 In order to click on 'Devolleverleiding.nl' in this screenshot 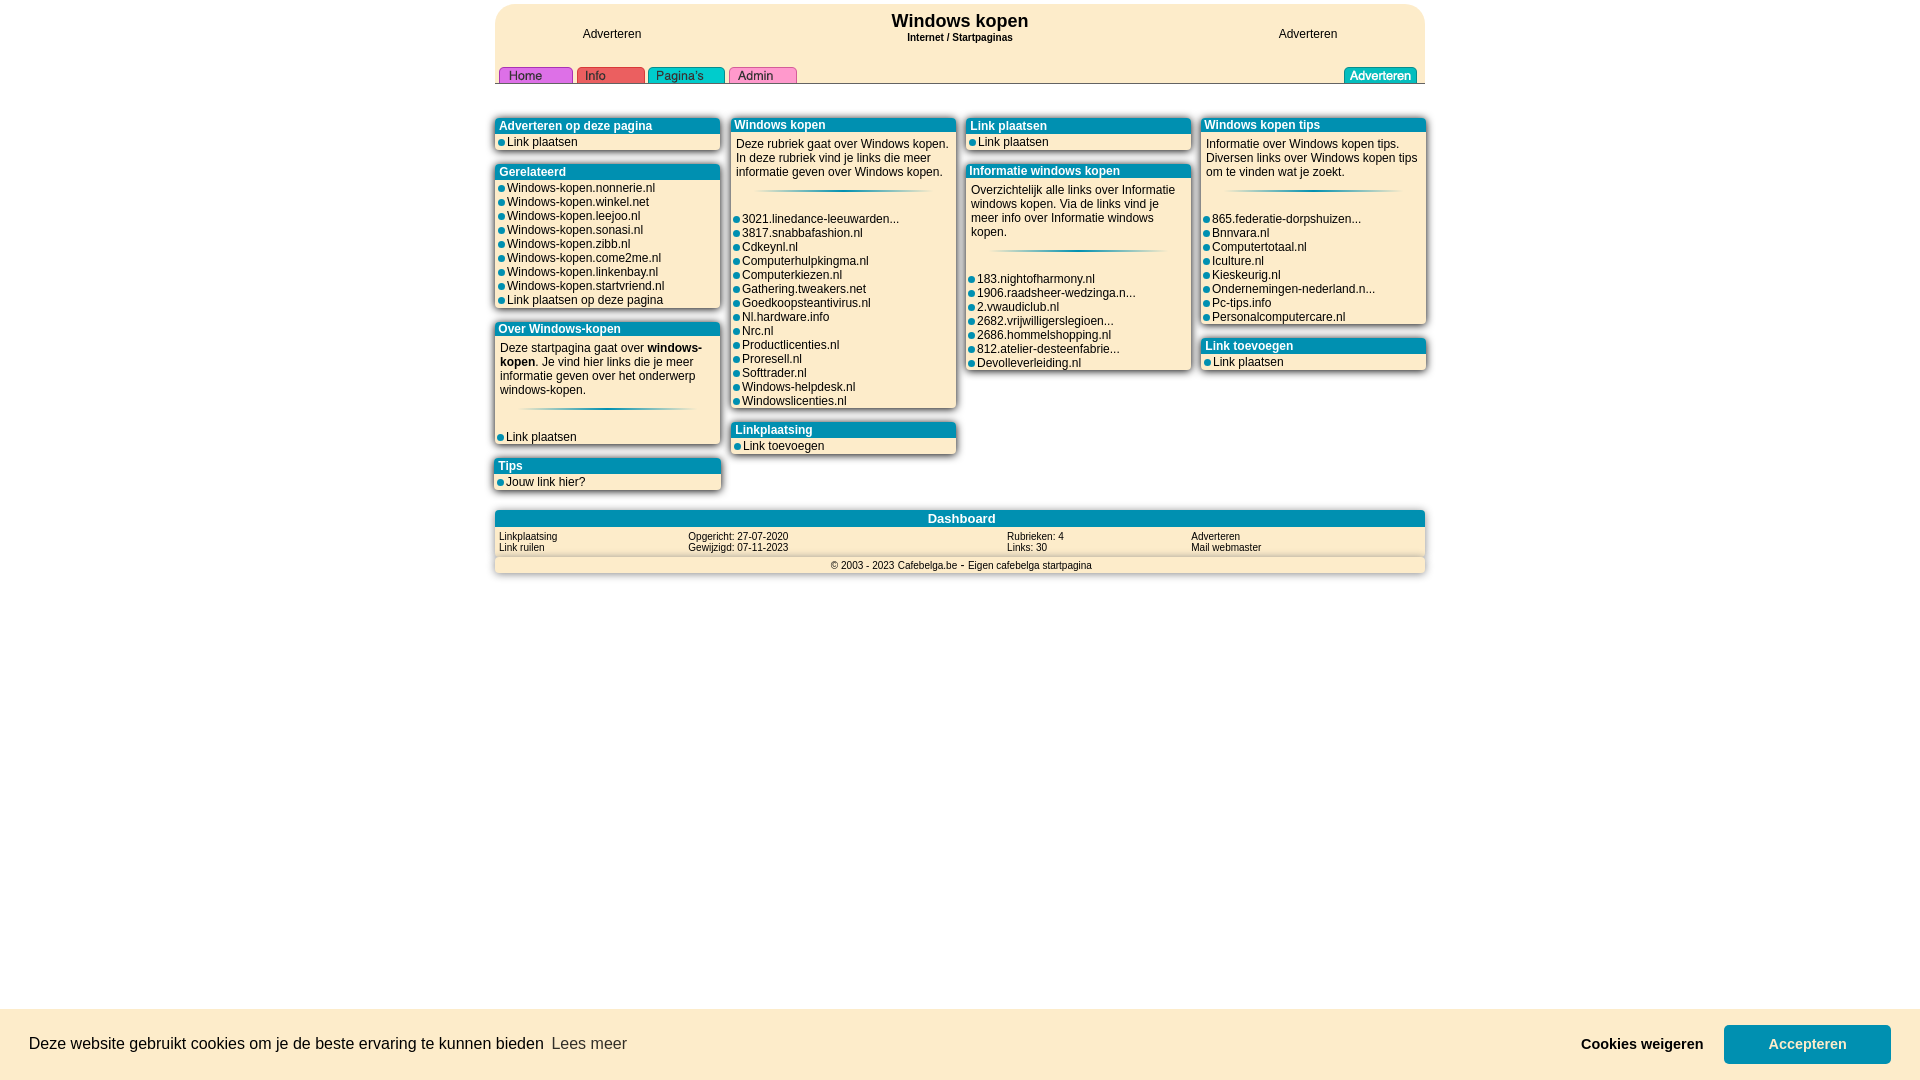, I will do `click(1028, 362)`.